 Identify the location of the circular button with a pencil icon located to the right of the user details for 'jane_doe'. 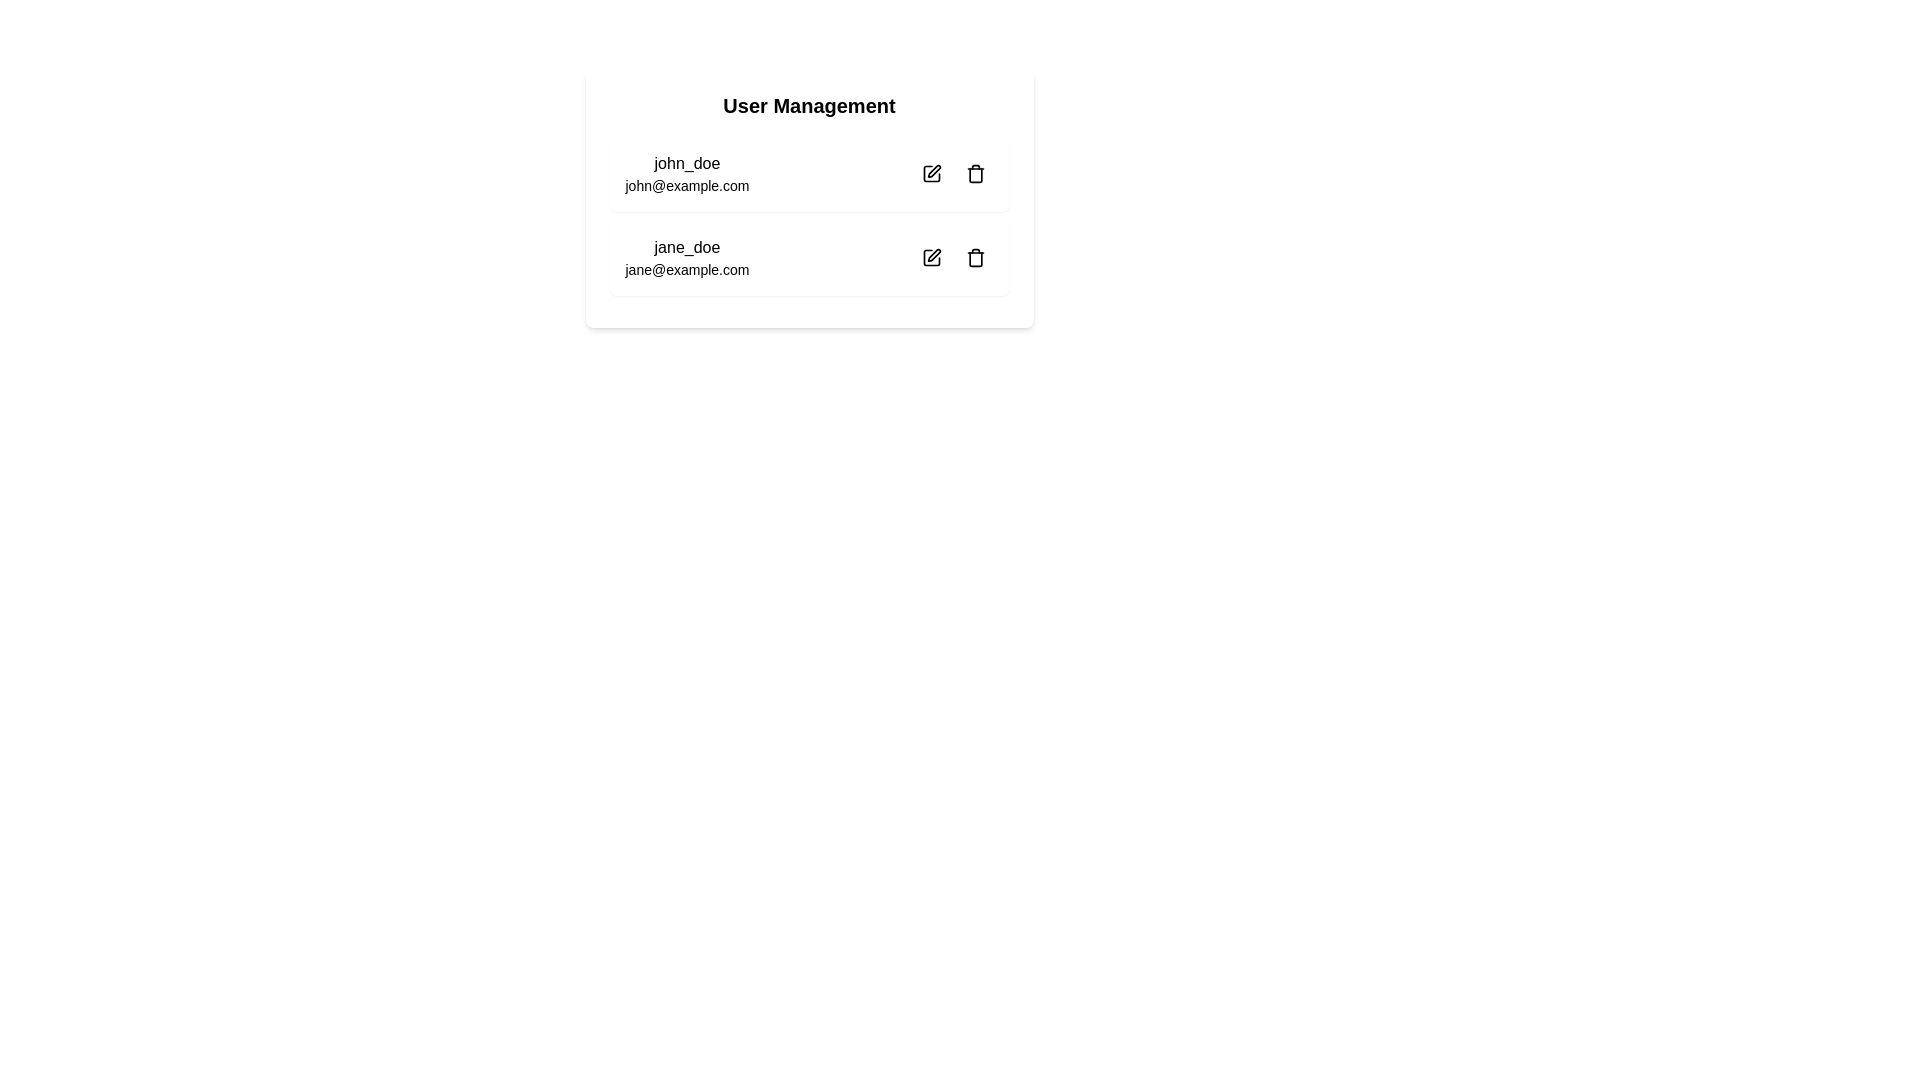
(930, 257).